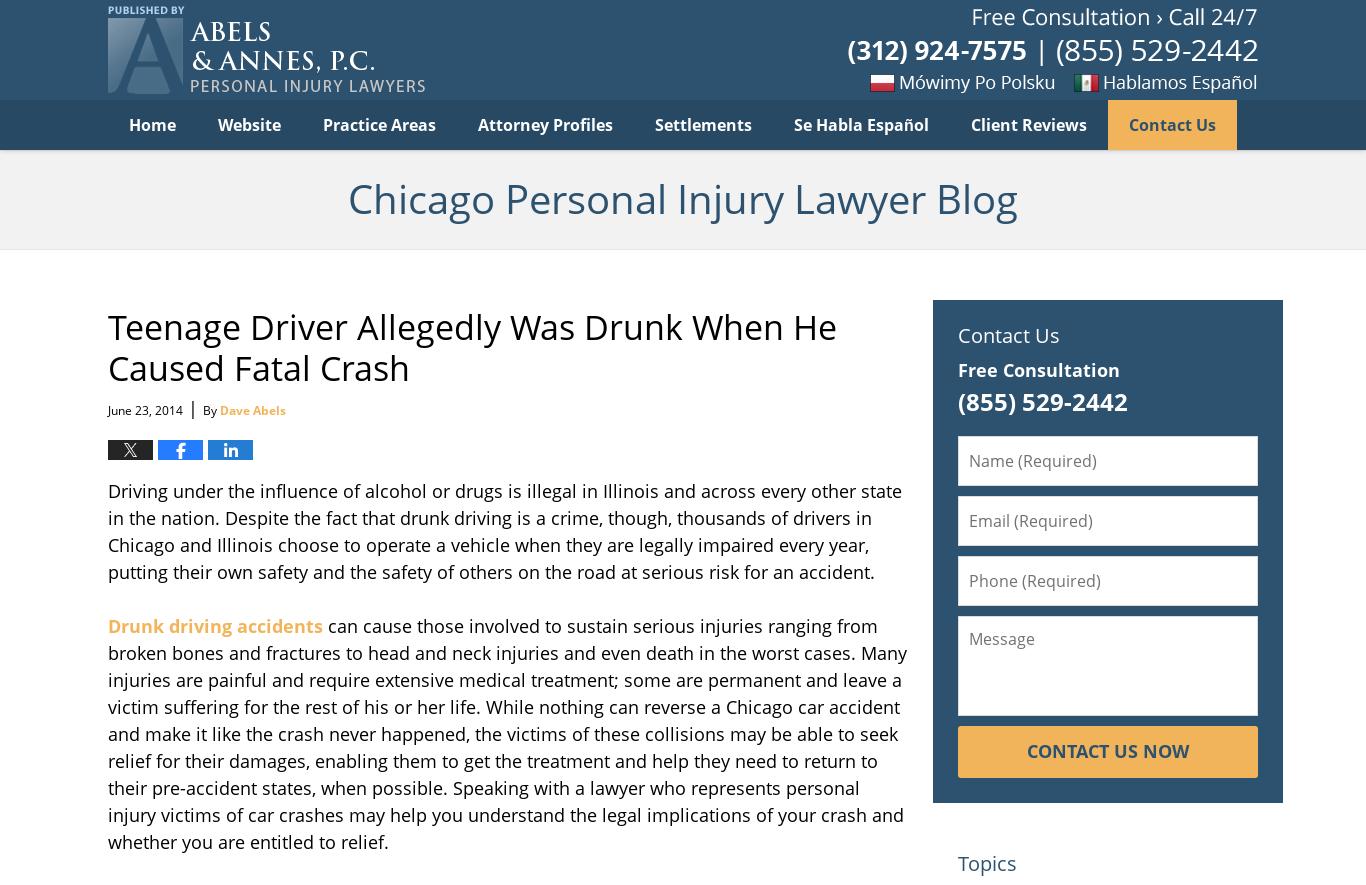 The width and height of the screenshot is (1366, 885). What do you see at coordinates (653, 123) in the screenshot?
I see `'Settlements'` at bounding box center [653, 123].